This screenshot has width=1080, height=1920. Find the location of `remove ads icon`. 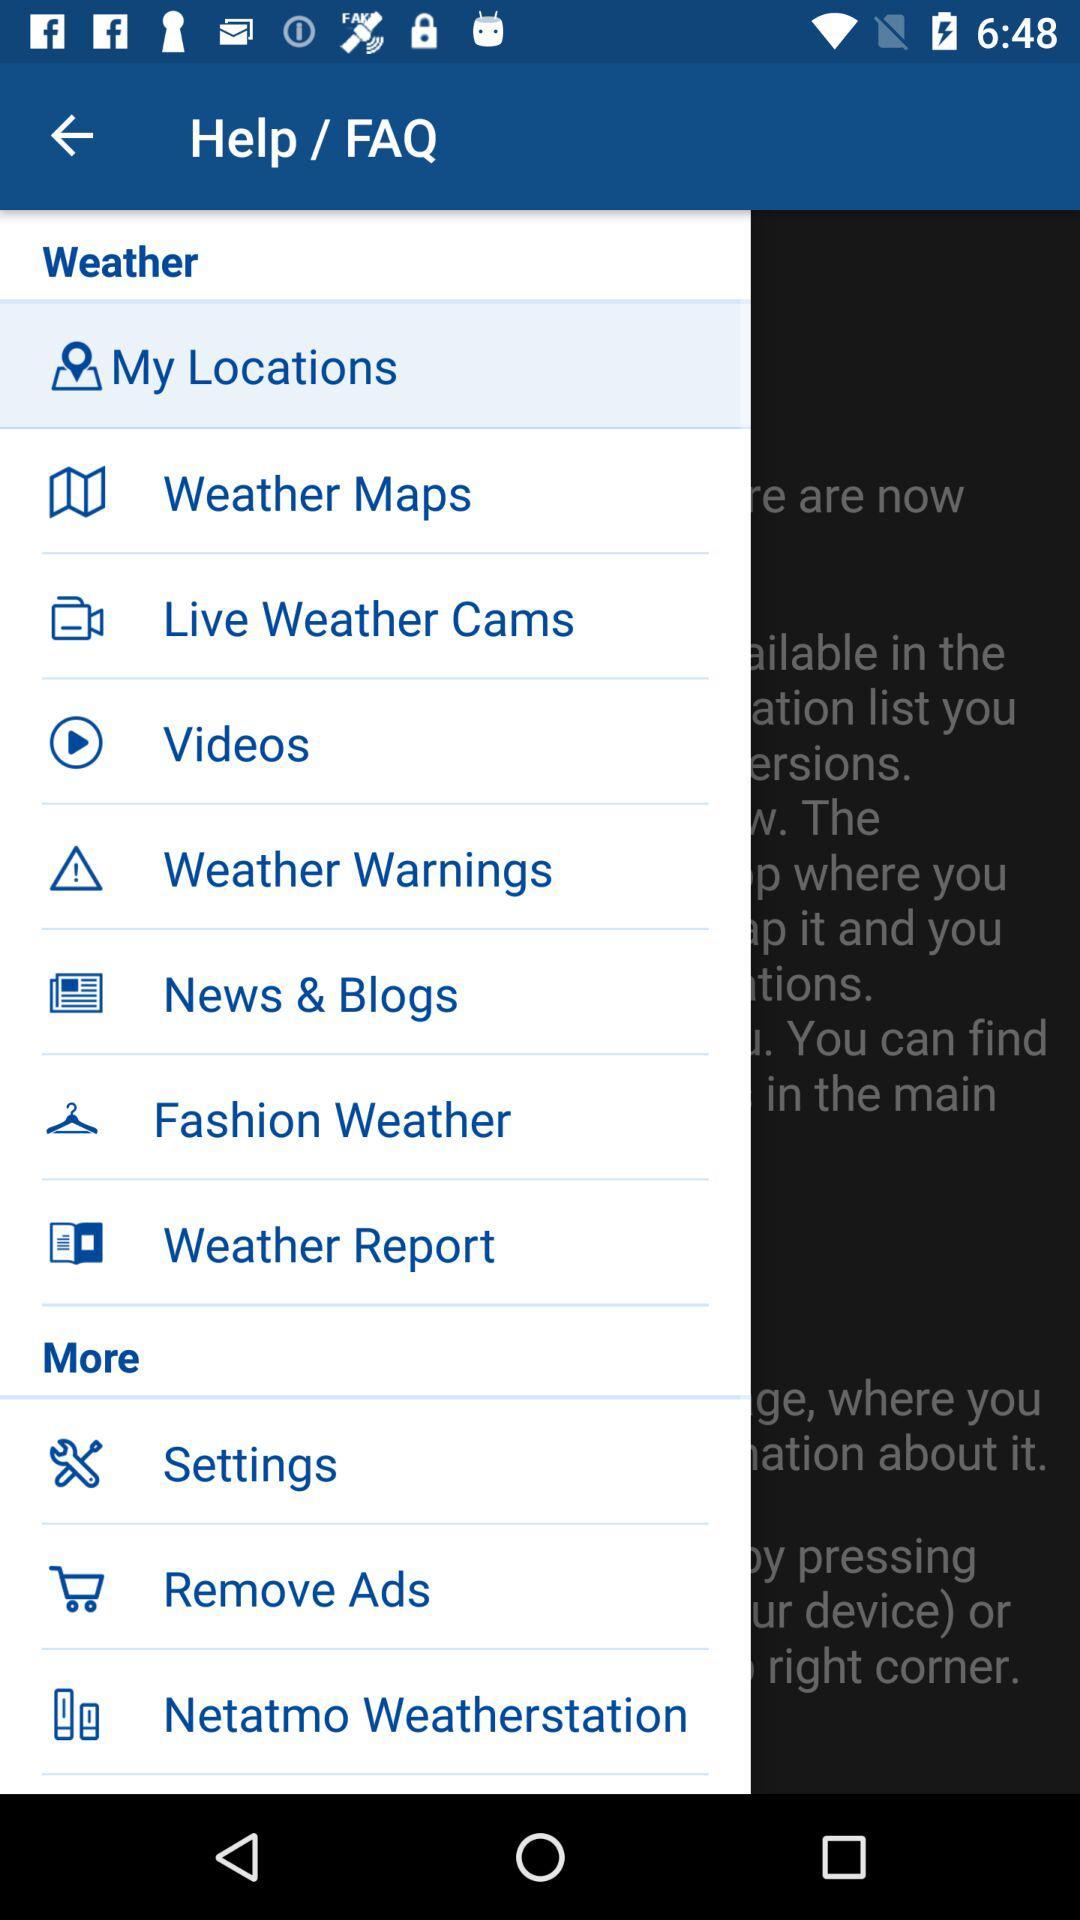

remove ads icon is located at coordinates (434, 1586).